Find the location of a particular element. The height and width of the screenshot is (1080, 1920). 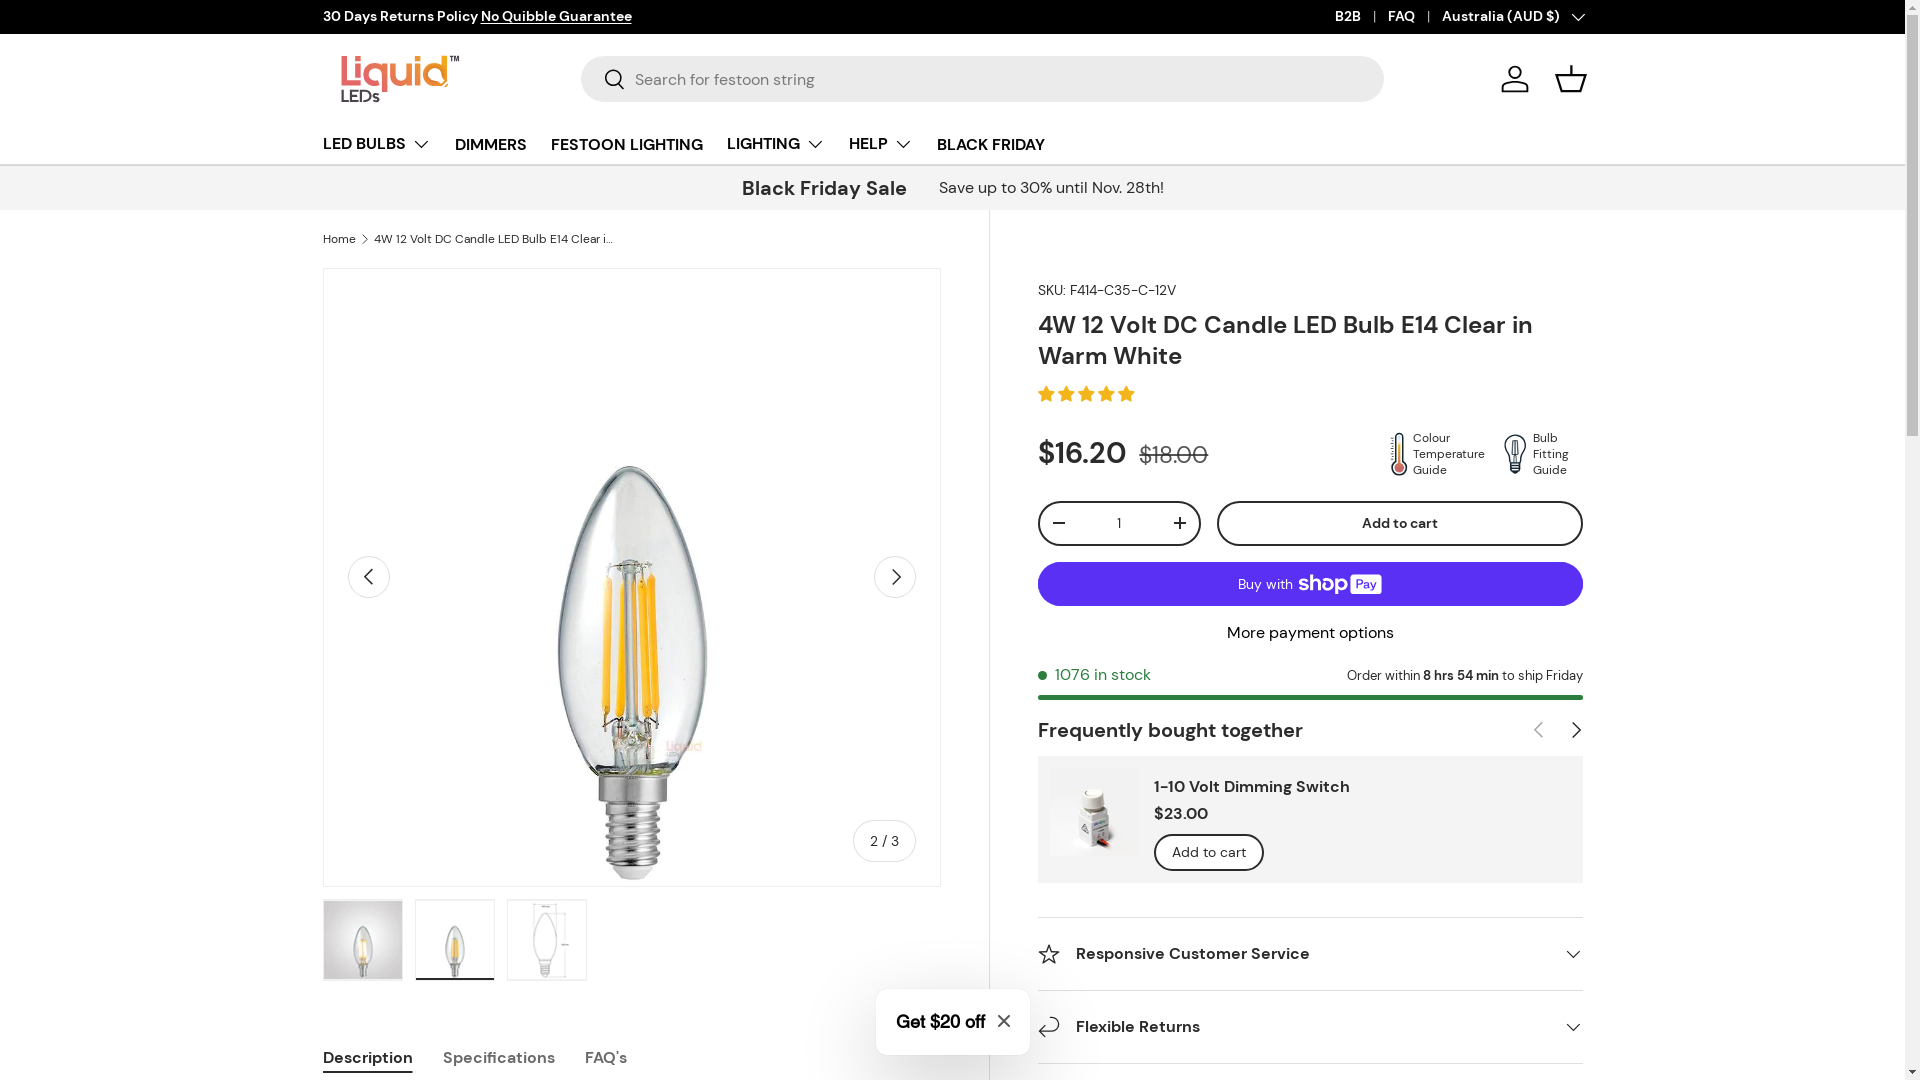

'Search' is located at coordinates (602, 79).